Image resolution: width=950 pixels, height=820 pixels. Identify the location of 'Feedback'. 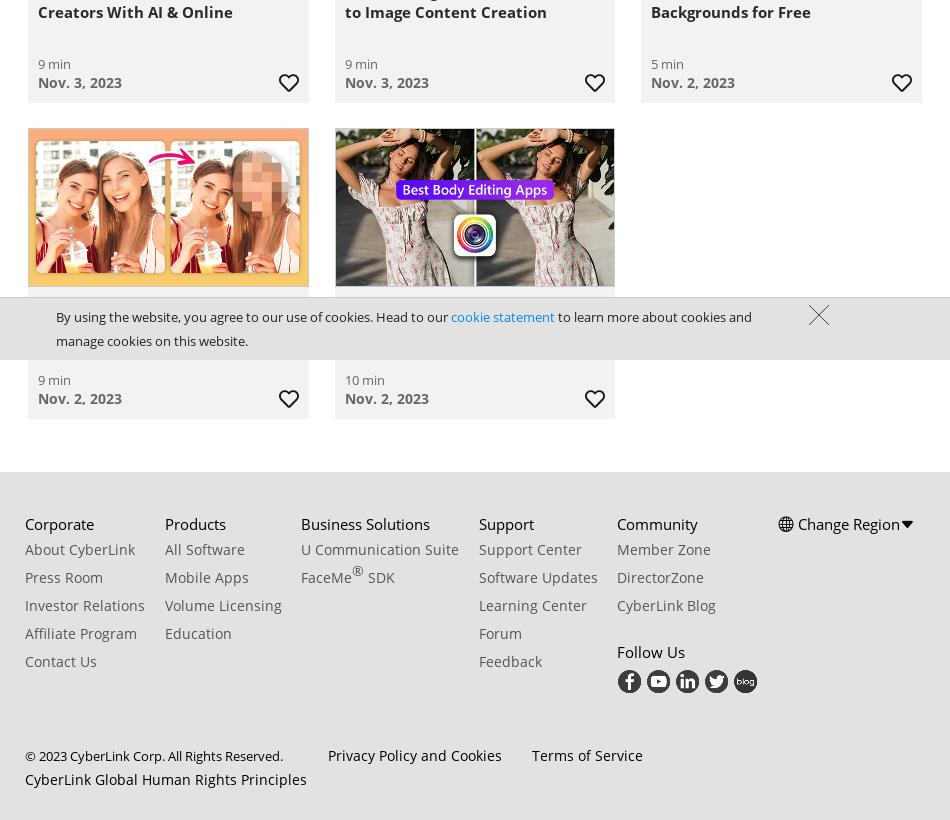
(509, 659).